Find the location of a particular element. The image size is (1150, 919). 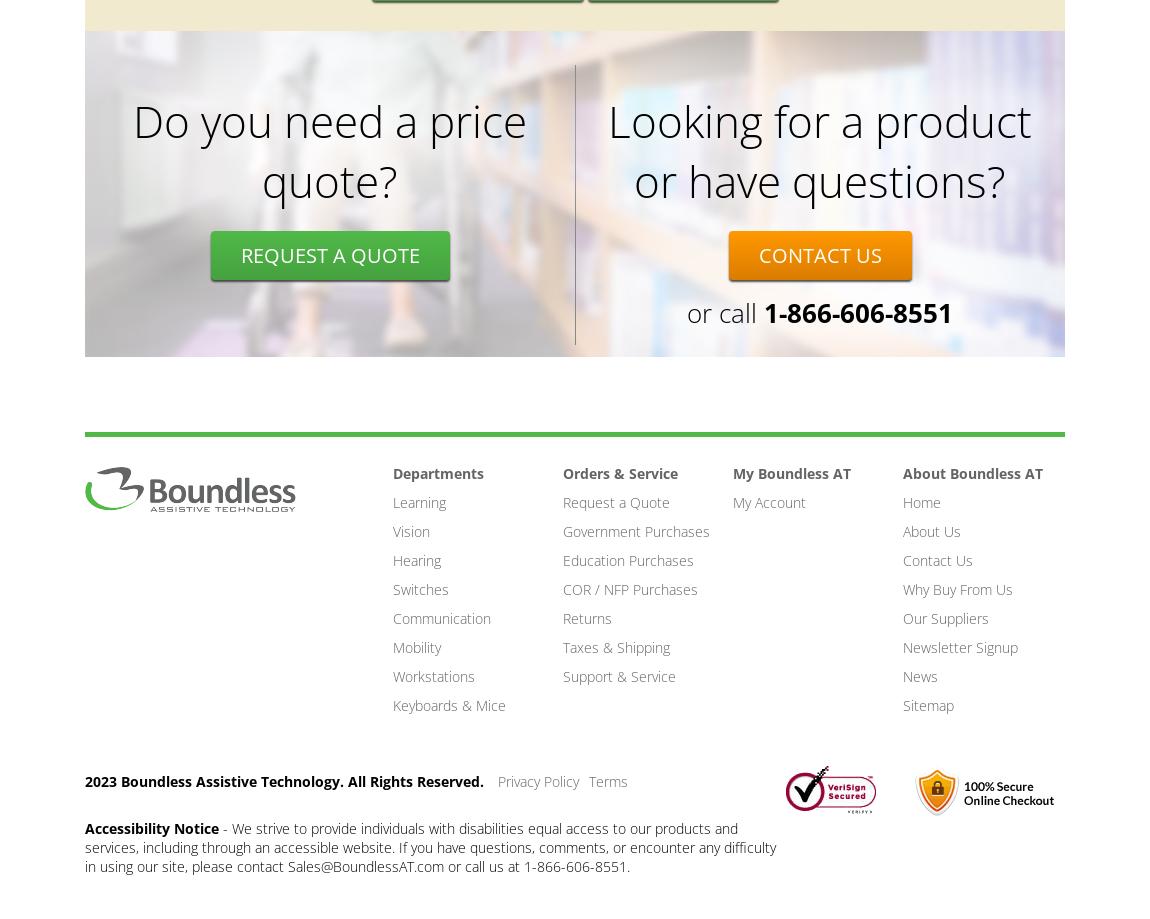

'COR / NFP Purchases' is located at coordinates (629, 589).